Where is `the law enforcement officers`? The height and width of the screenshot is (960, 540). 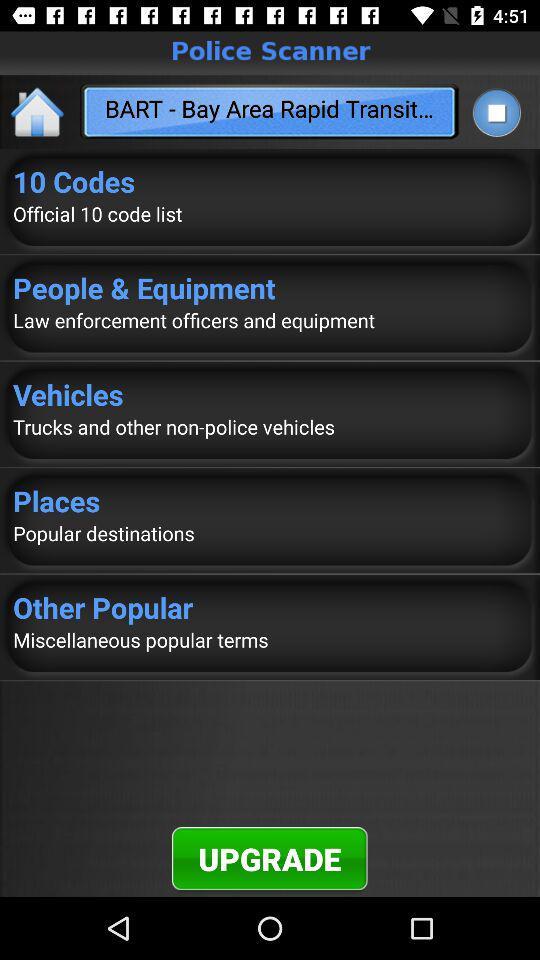
the law enforcement officers is located at coordinates (270, 320).